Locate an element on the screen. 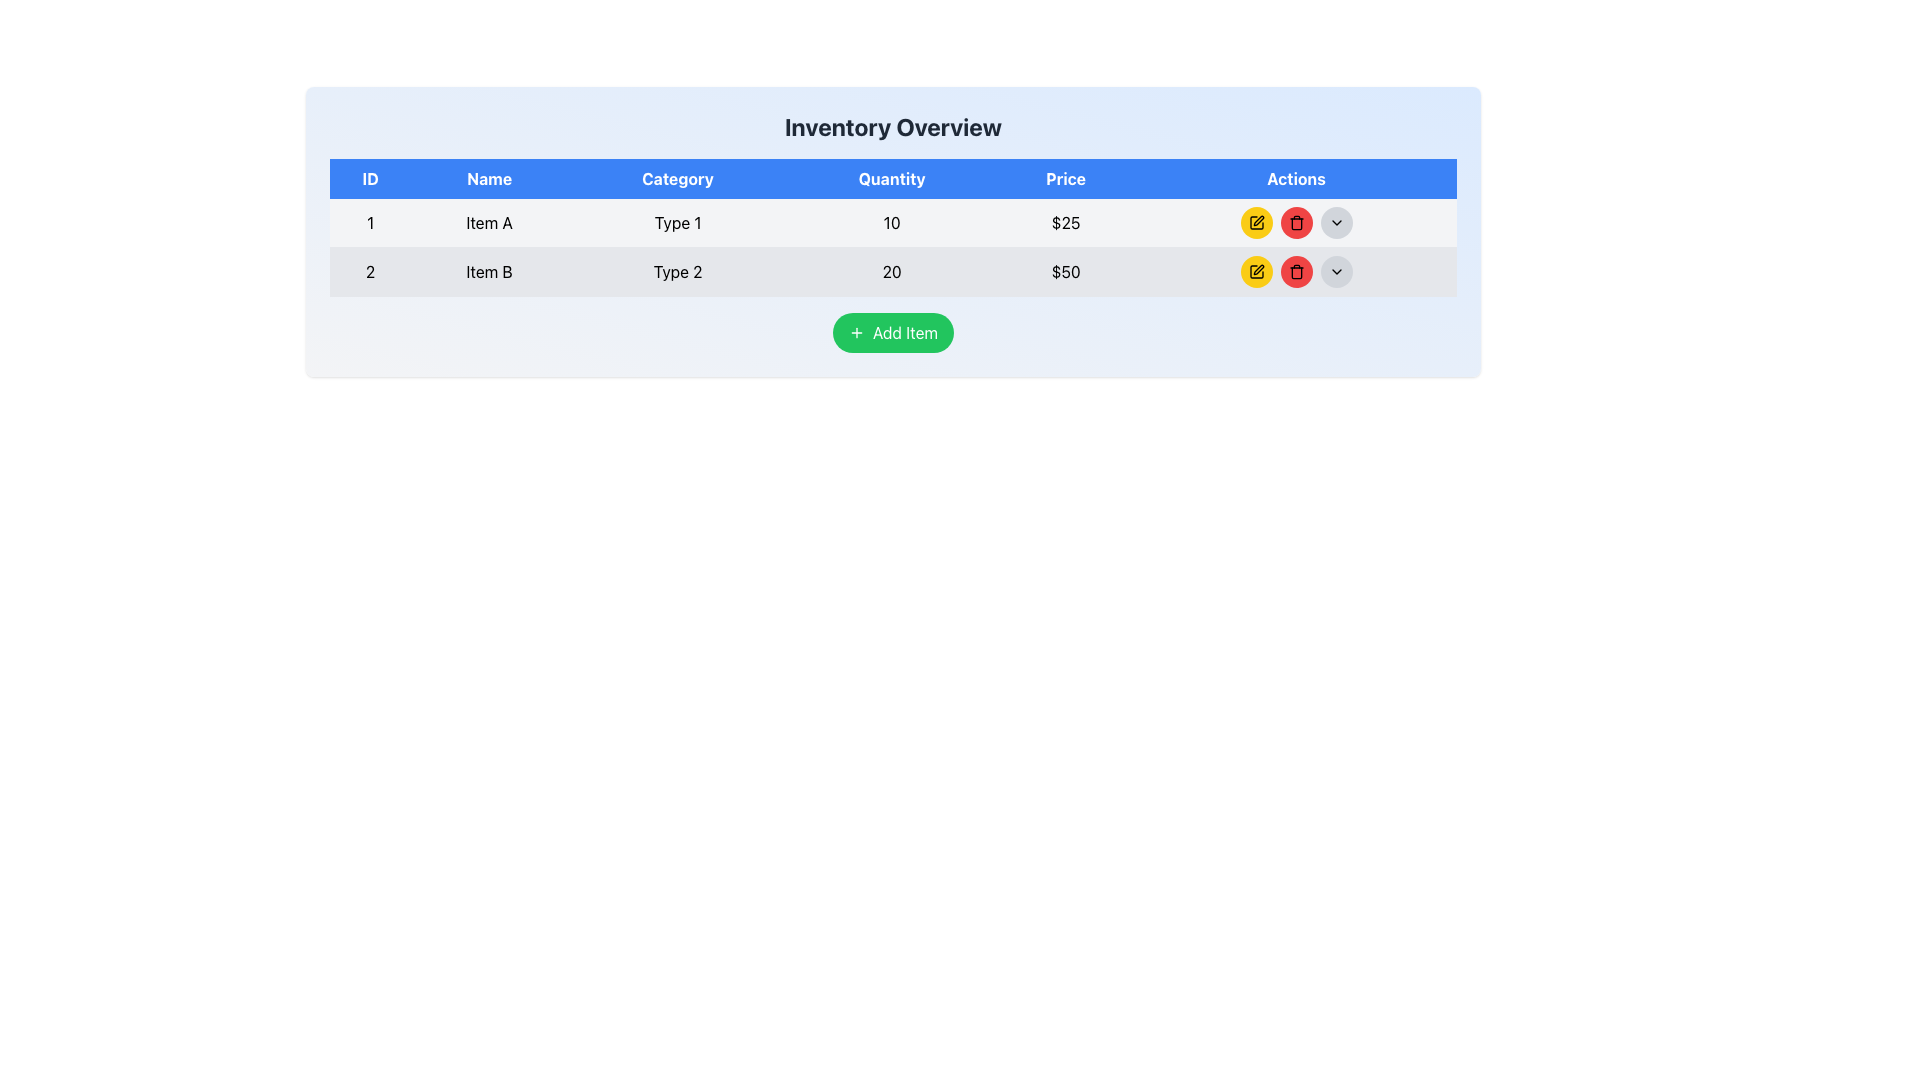  the Table Header Cell labeled 'Quantity' is located at coordinates (891, 177).